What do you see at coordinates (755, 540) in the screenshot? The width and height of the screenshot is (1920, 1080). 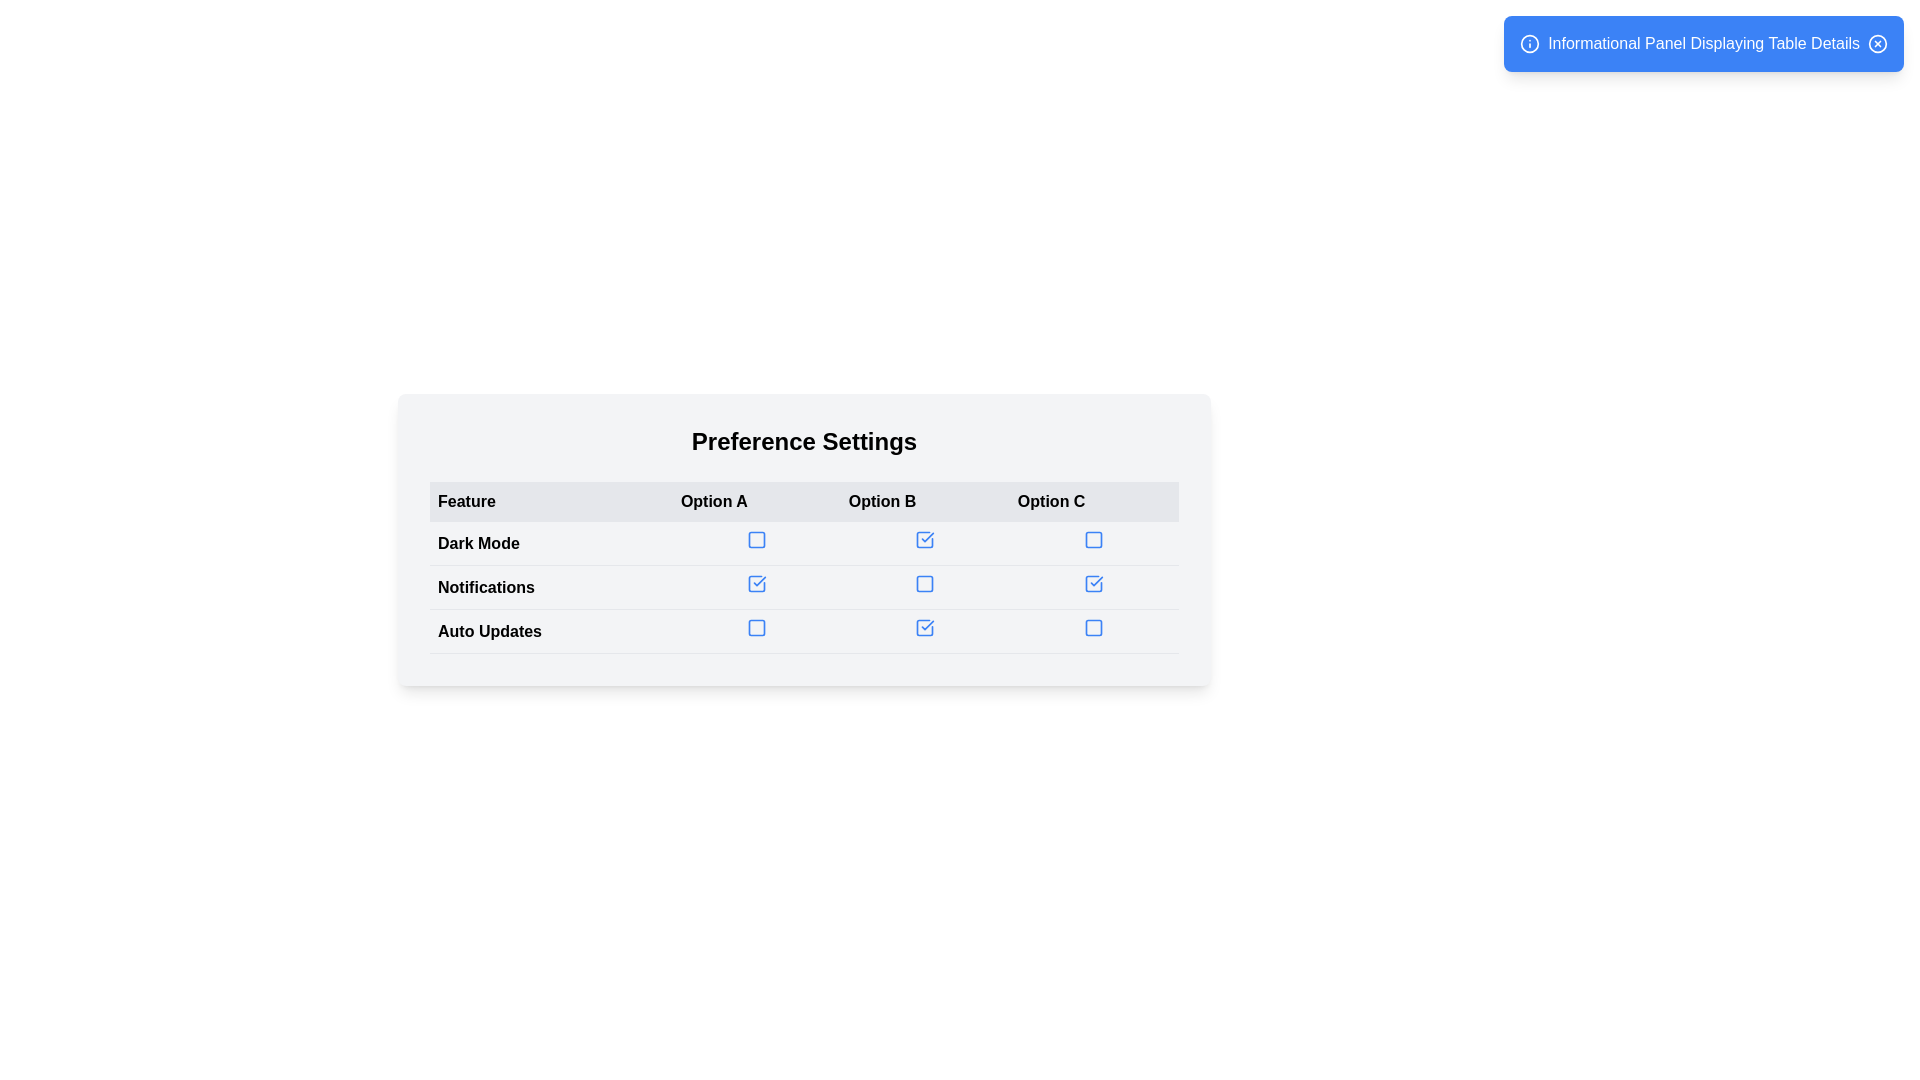 I see `the checkbox in the 'Preference Settings' table` at bounding box center [755, 540].